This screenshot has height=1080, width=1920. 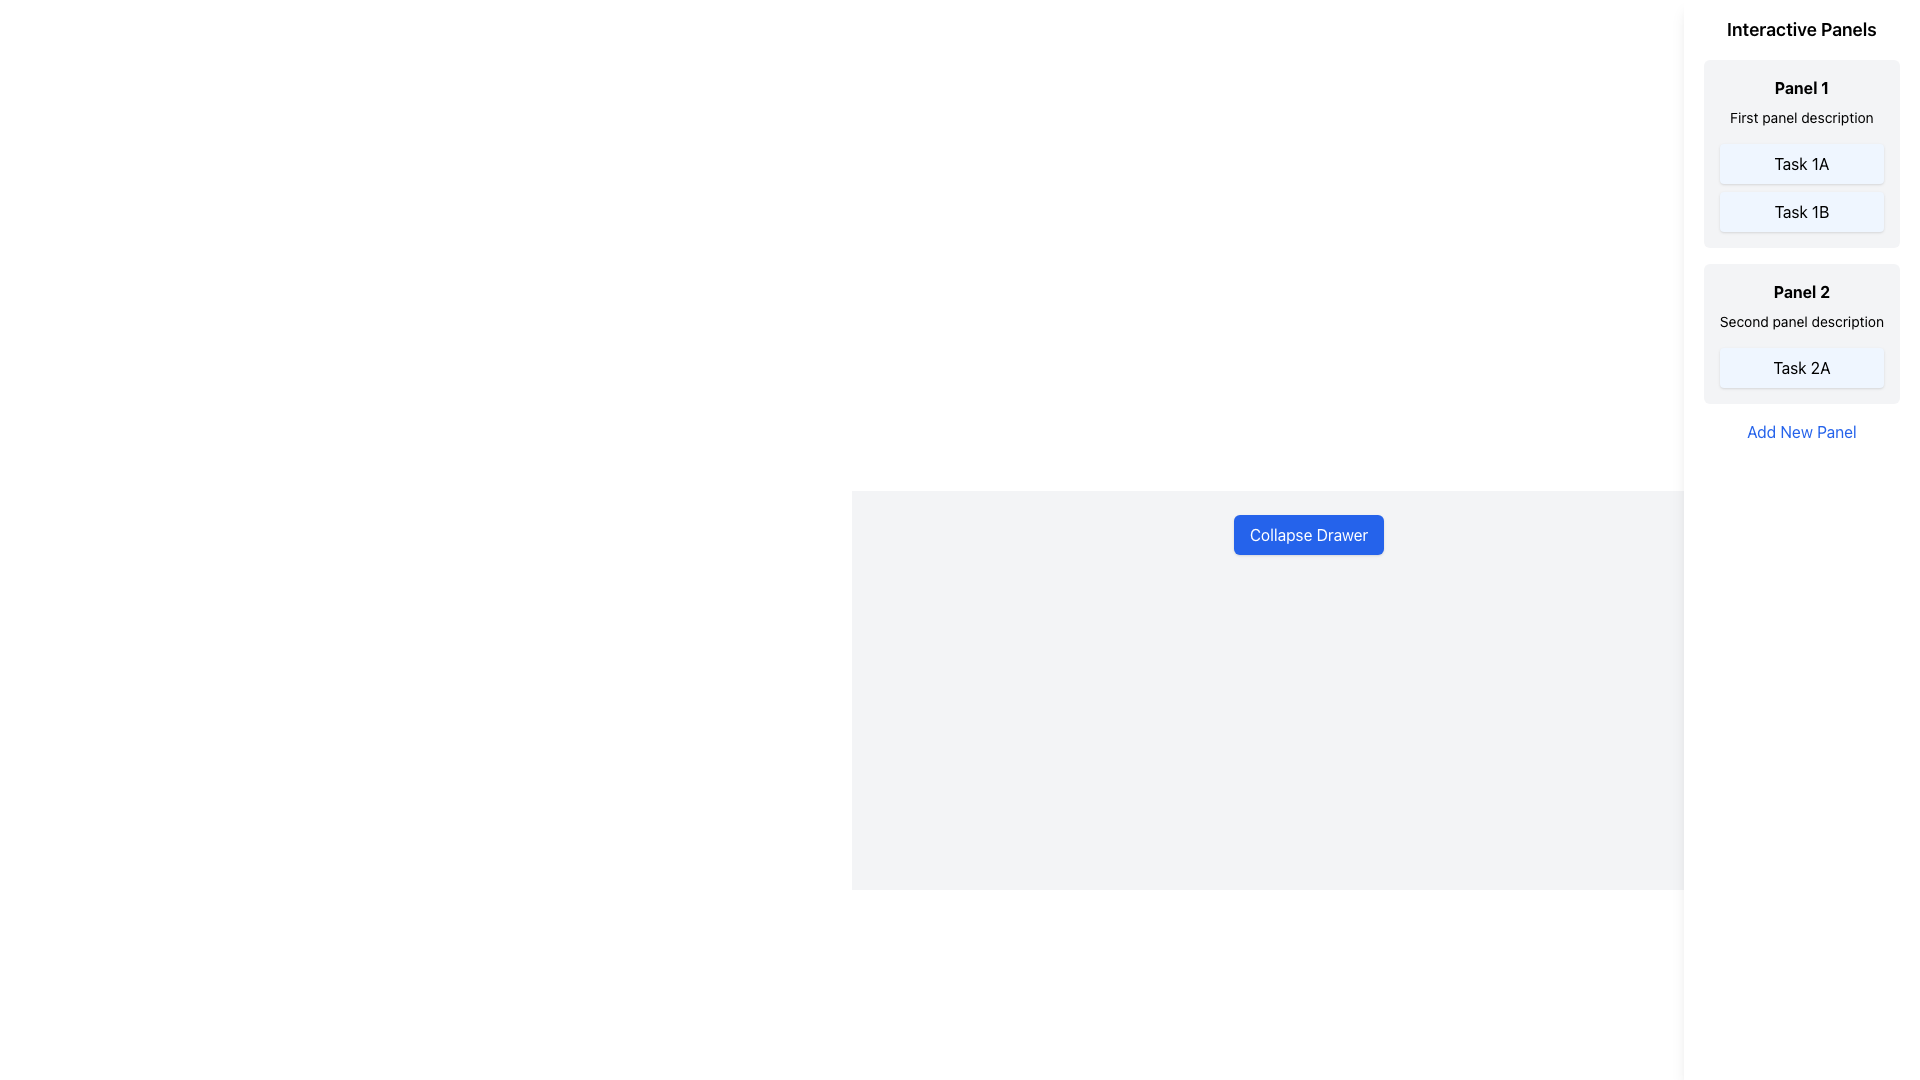 I want to click on the static text label reading 'First panel description' located in the light gray panel labeled 'Panel 1', which is positioned directly below the panel title and above the list items 'Task 1A' and 'Task 1B', so click(x=1801, y=118).